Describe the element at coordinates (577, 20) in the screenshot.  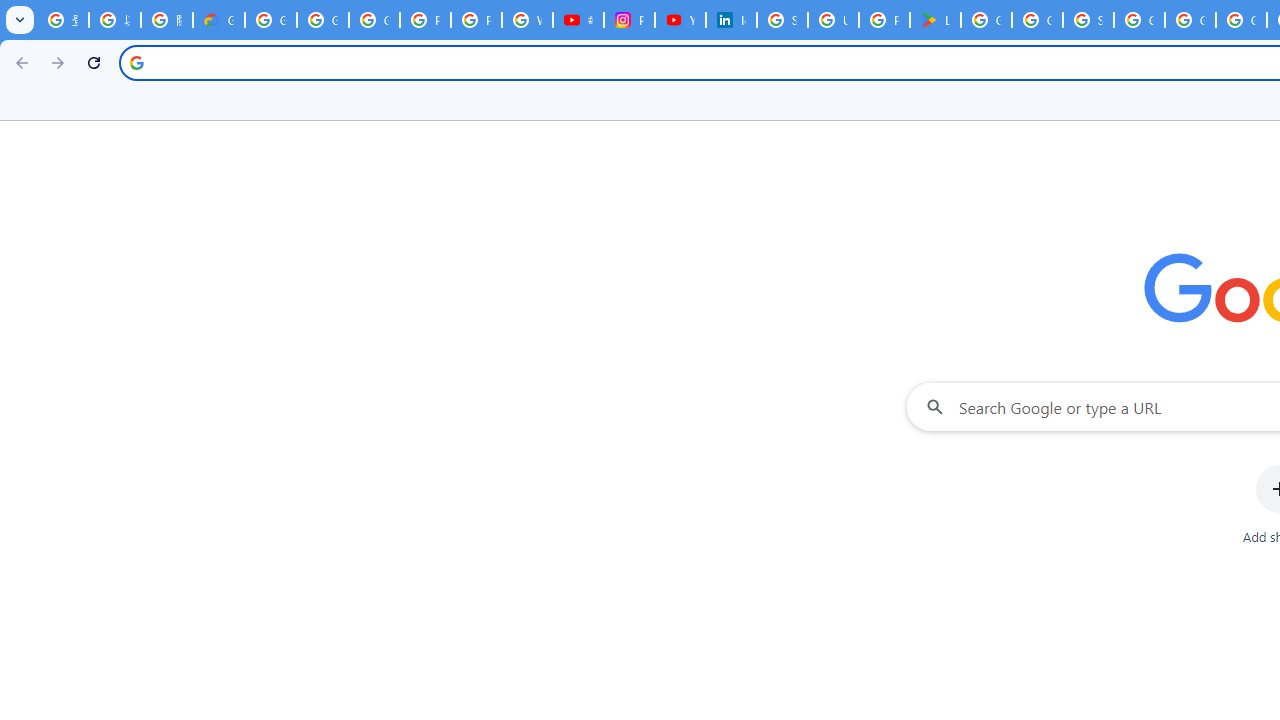
I see `'#nbabasketballhighlights - YouTube'` at that location.